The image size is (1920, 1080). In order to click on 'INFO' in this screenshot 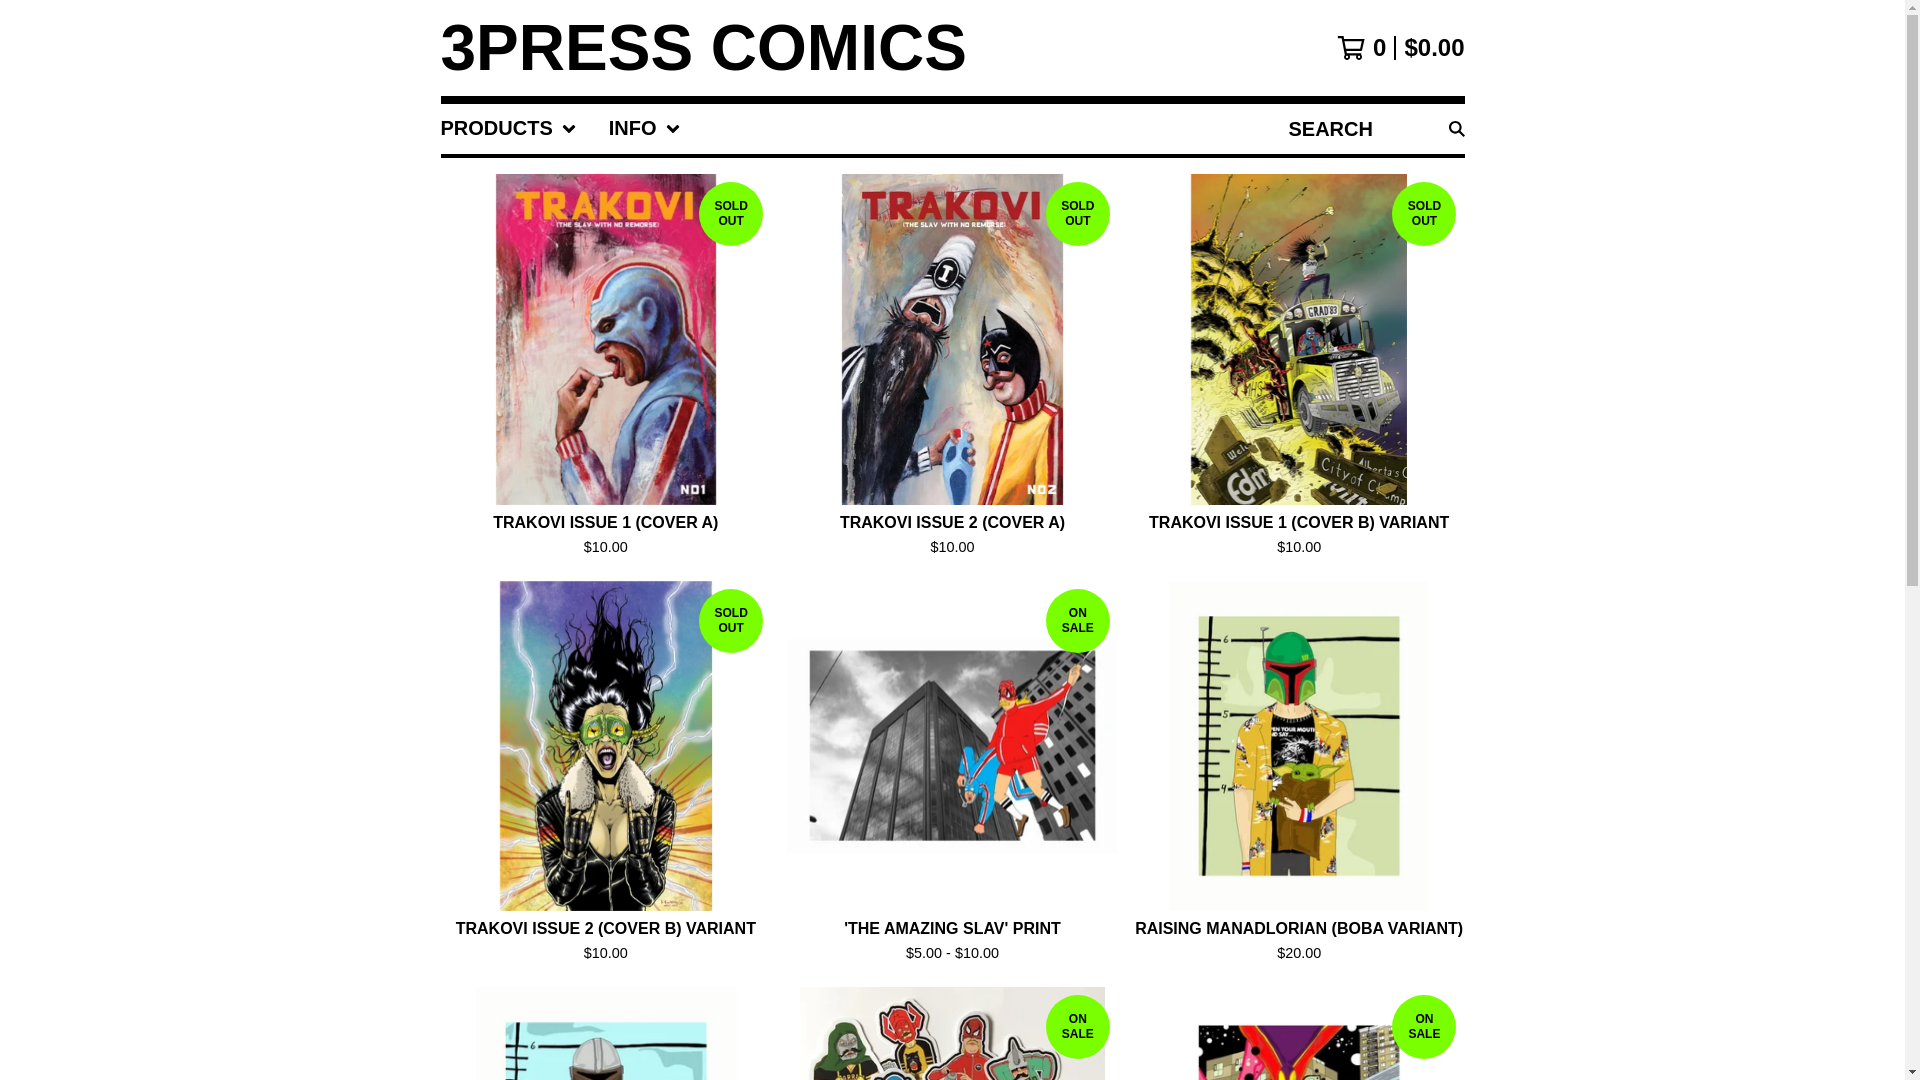, I will do `click(644, 128)`.